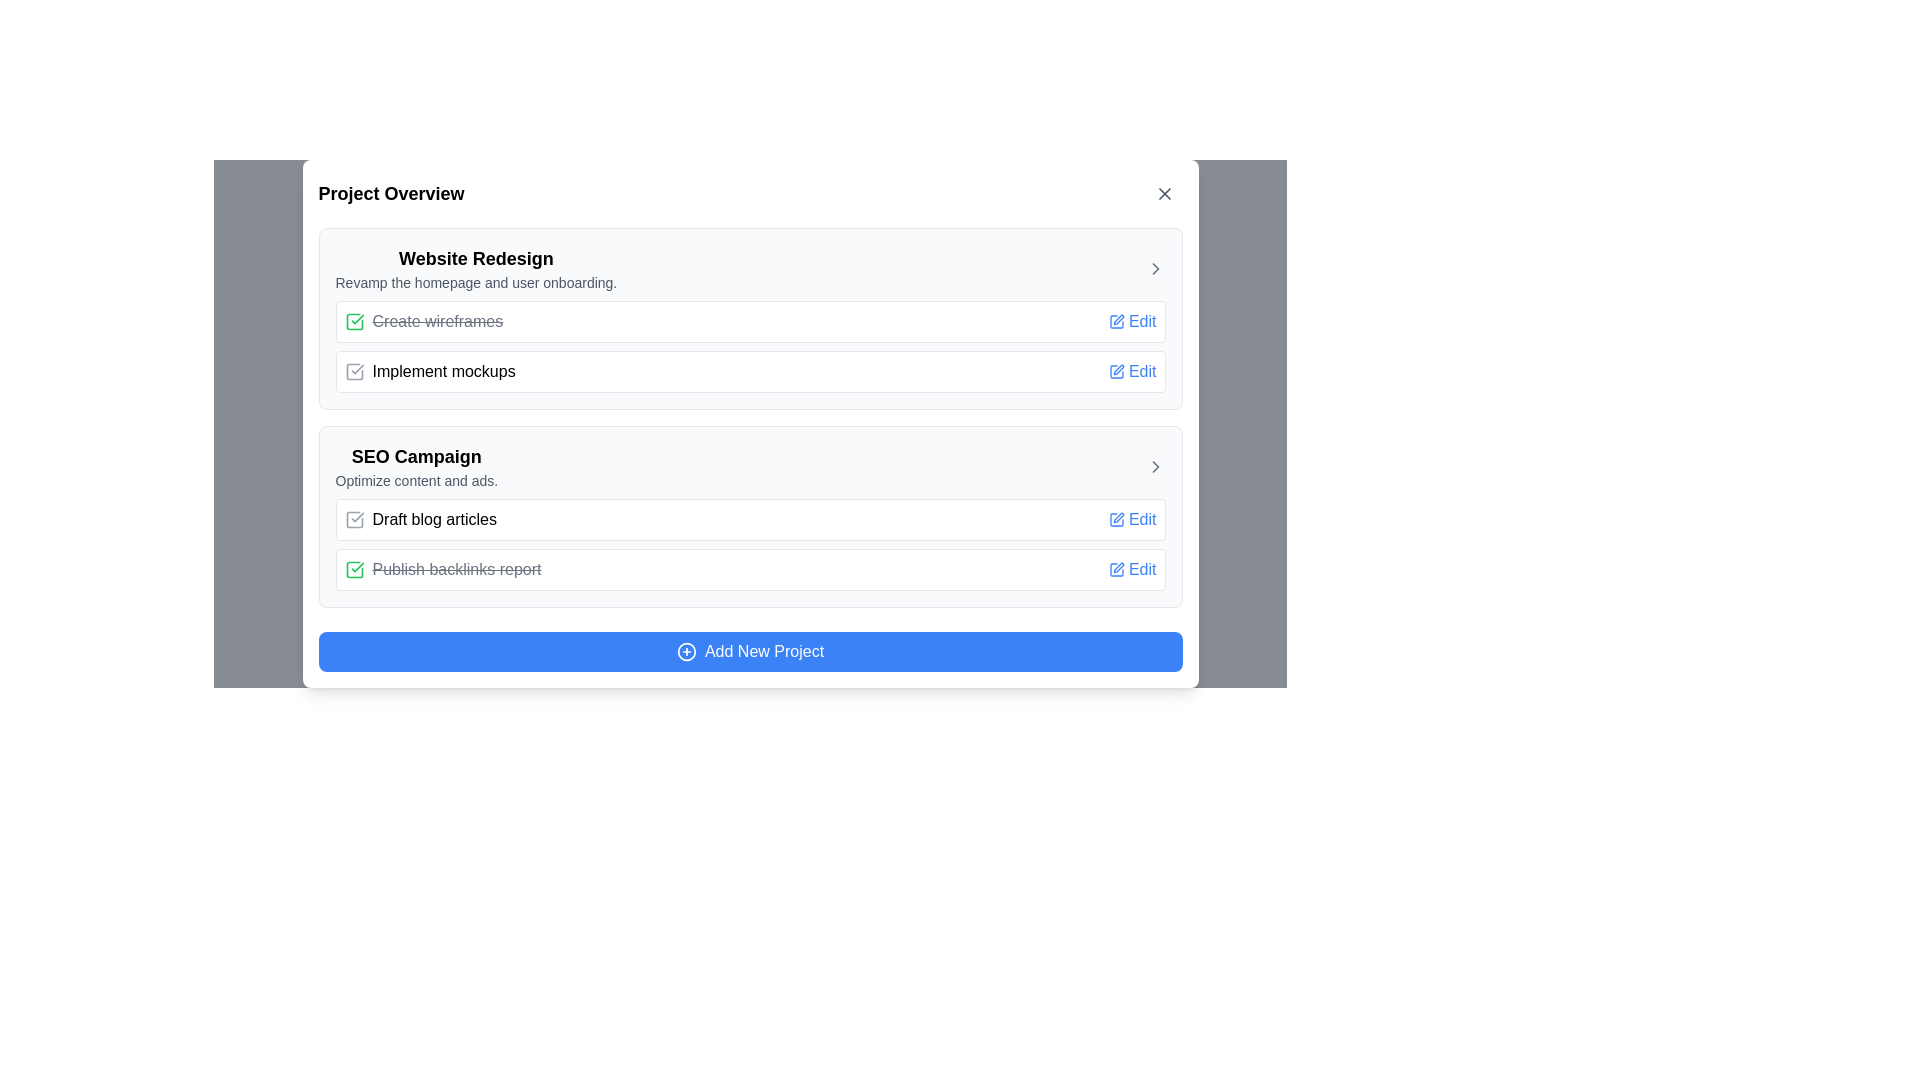  Describe the element at coordinates (455, 570) in the screenshot. I see `the Text label indicating the completion of the task 'Publish backlinks report', which is located in the 'SEO Campaign' section, below 'Draft blog articles'` at that location.